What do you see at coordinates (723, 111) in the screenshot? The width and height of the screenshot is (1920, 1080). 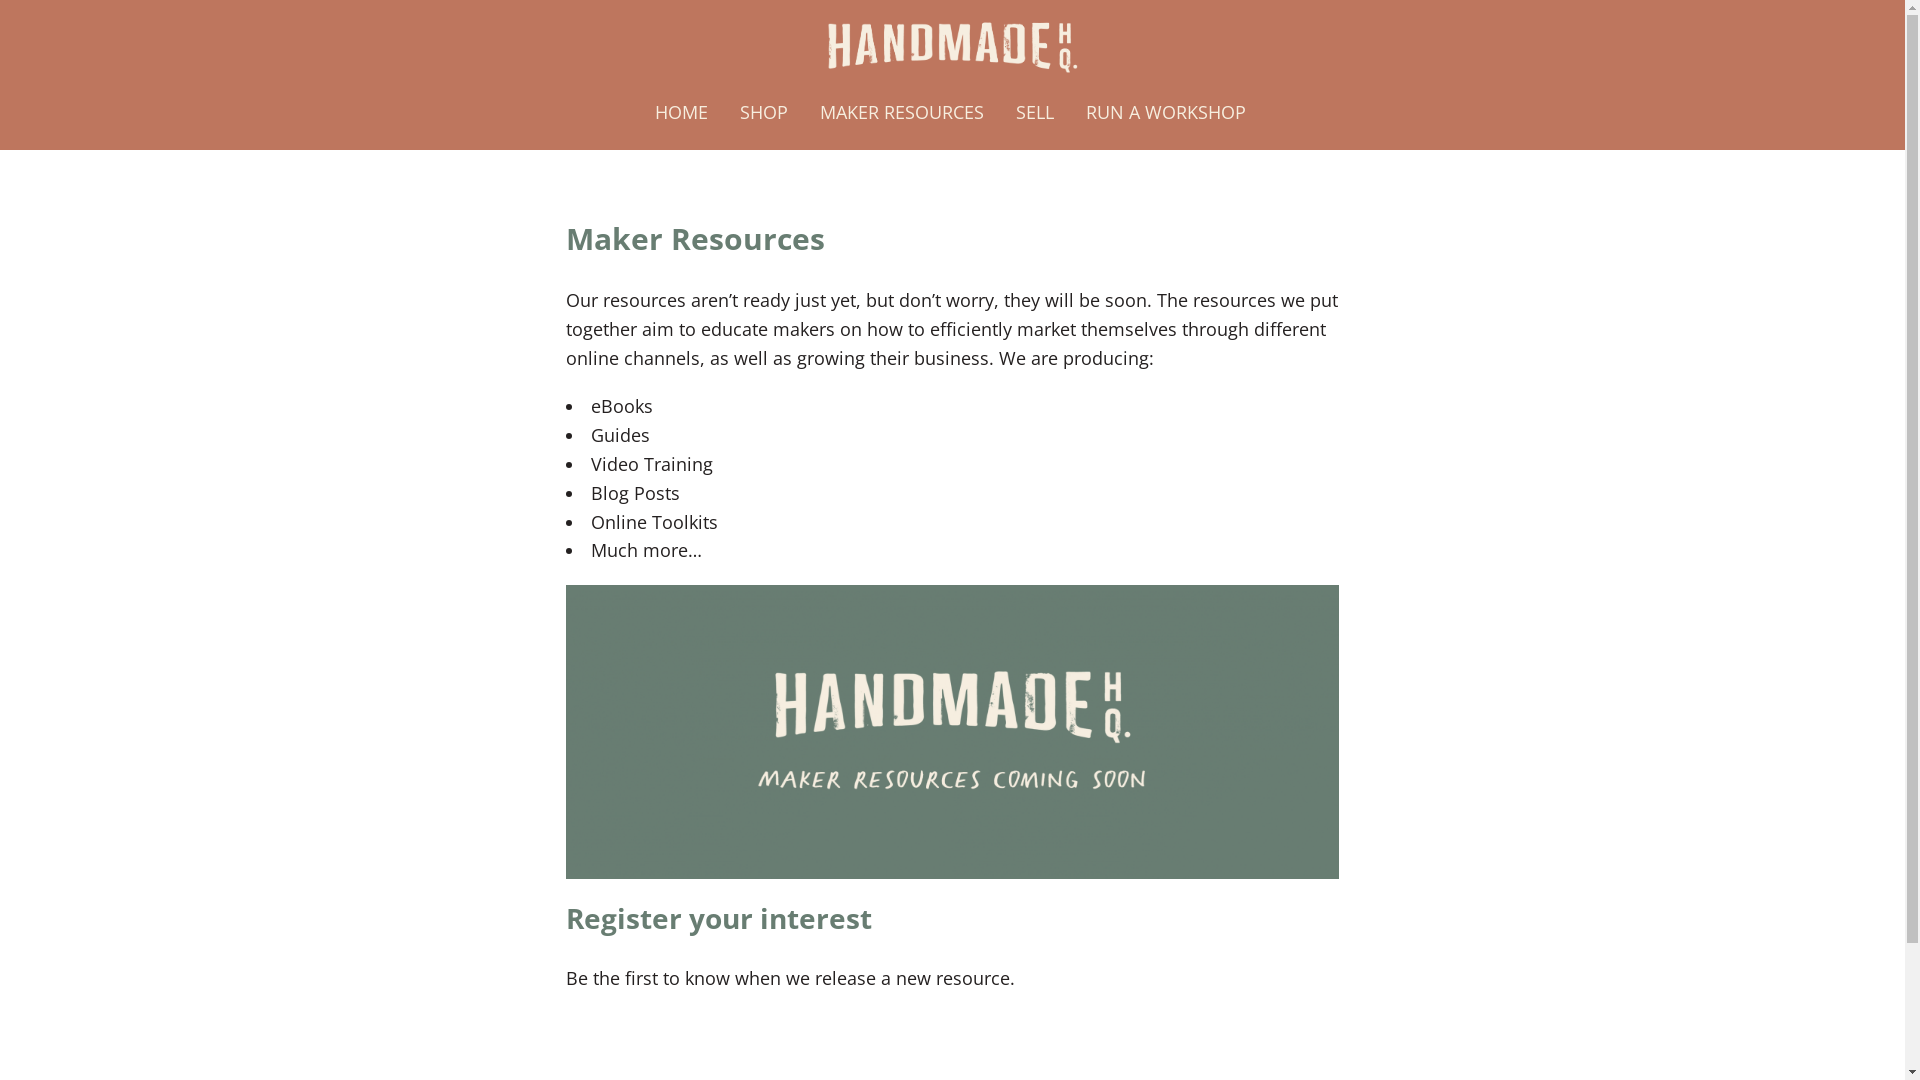 I see `'SHOP'` at bounding box center [723, 111].